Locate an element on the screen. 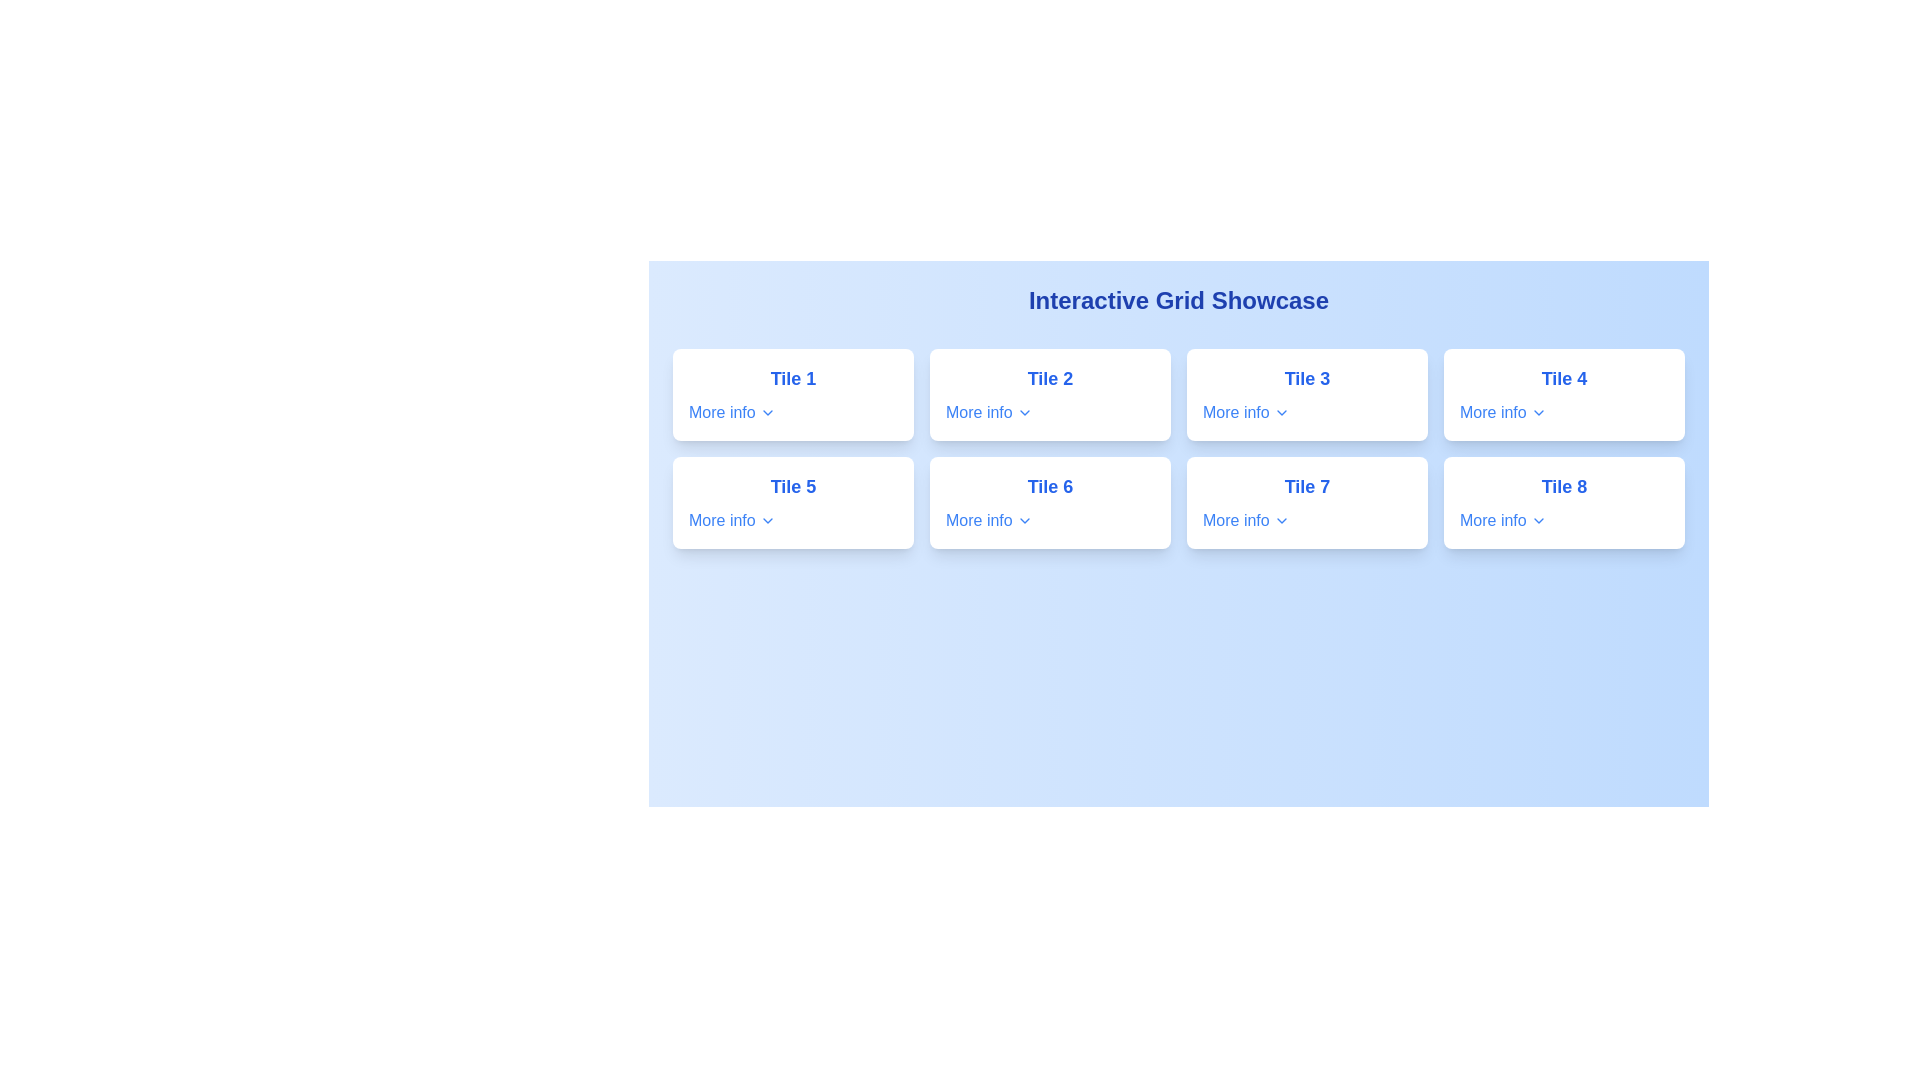 The image size is (1920, 1080). text content of the title label located at the top center of the tile card, which serves as an identifier for the corresponding tile is located at coordinates (1049, 378).